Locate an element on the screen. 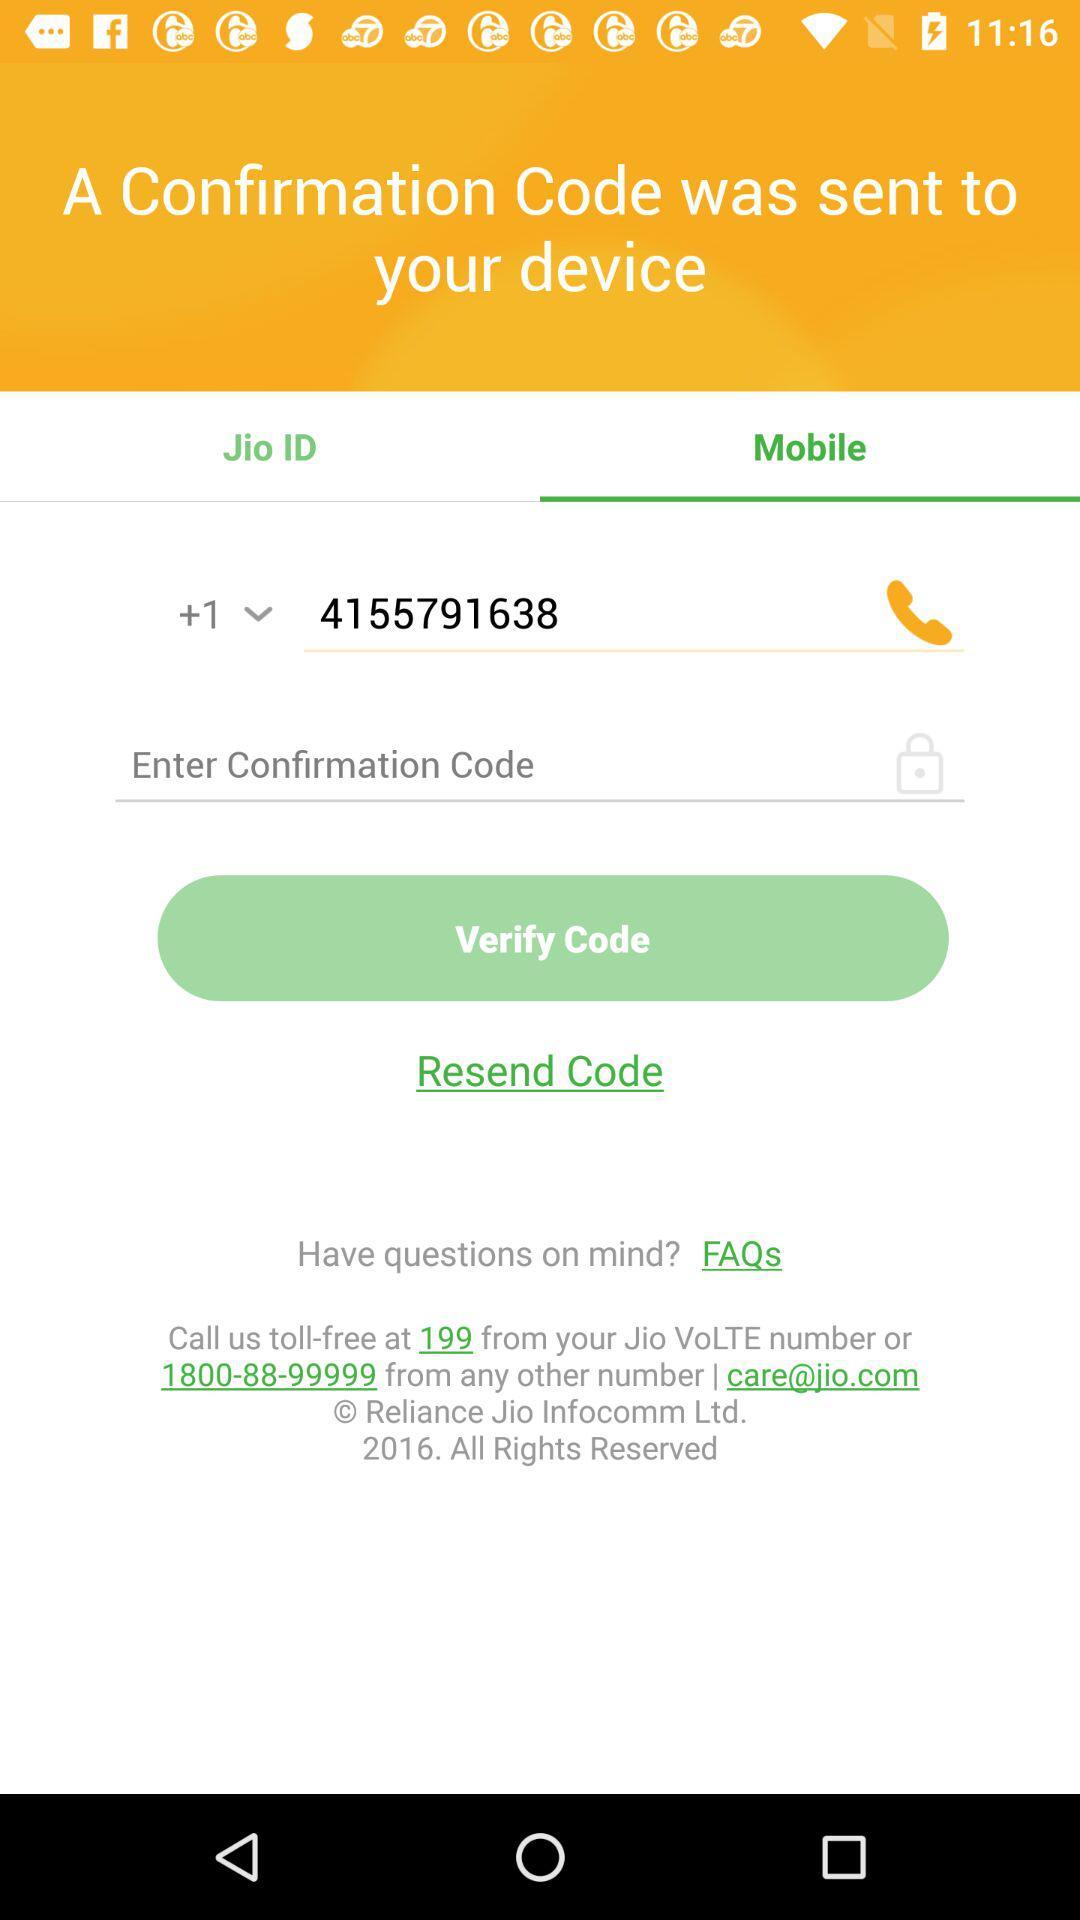 Image resolution: width=1080 pixels, height=1920 pixels. item to the right of the +1 icon is located at coordinates (257, 613).